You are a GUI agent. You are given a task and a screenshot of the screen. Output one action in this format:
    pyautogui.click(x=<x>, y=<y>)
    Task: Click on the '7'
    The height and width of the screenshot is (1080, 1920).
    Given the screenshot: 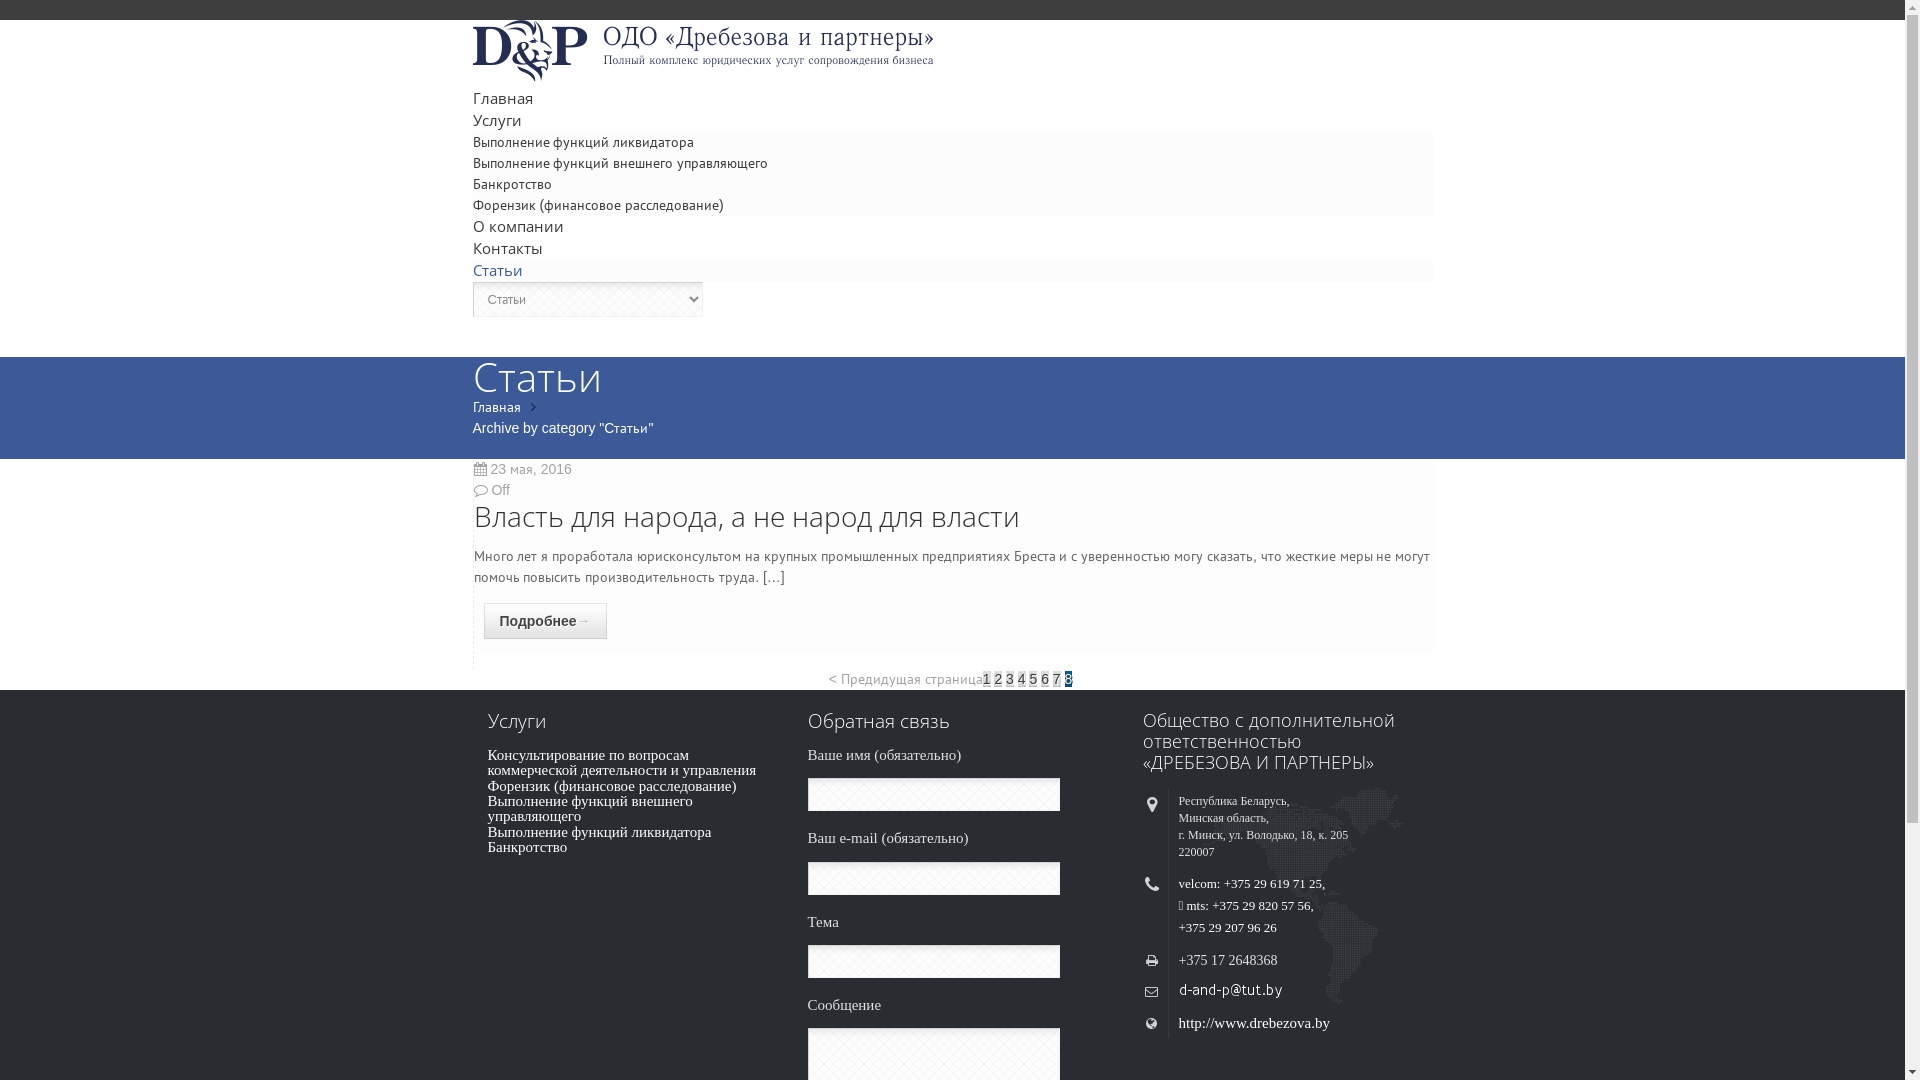 What is the action you would take?
    pyautogui.click(x=1055, y=677)
    